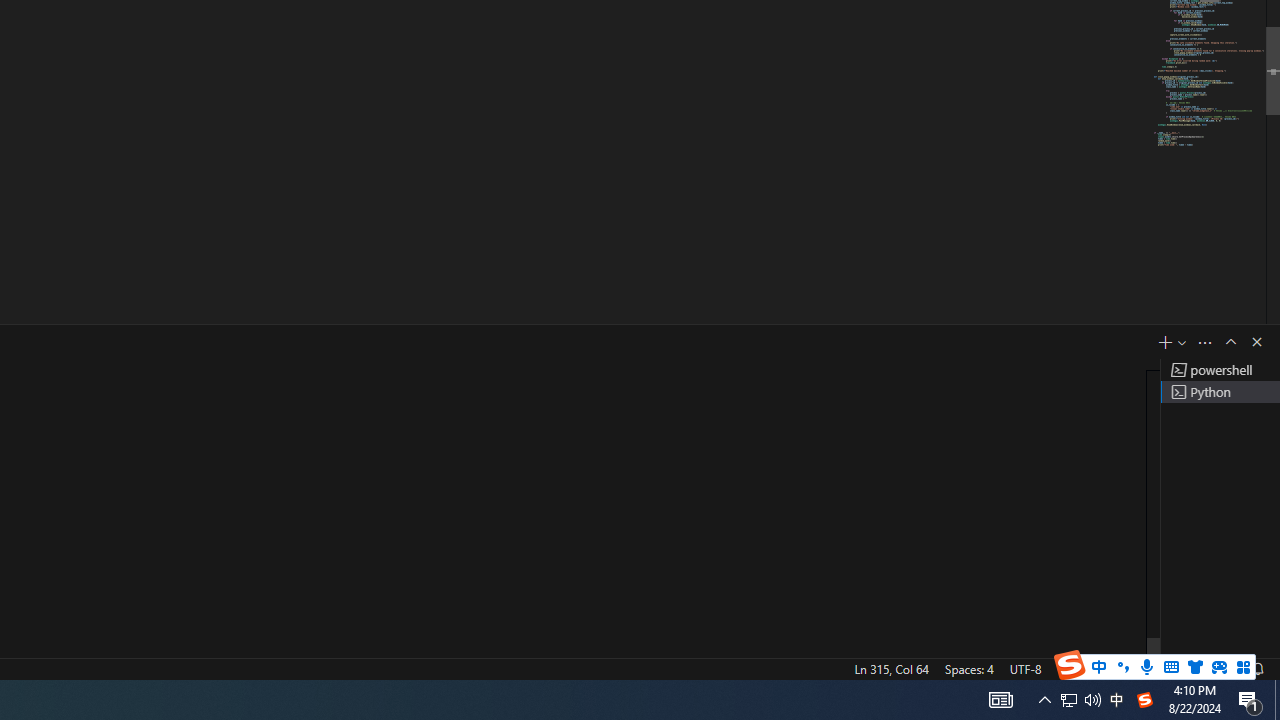 Image resolution: width=1280 pixels, height=720 pixels. What do you see at coordinates (1229, 341) in the screenshot?
I see `'Maximize Panel Size'` at bounding box center [1229, 341].